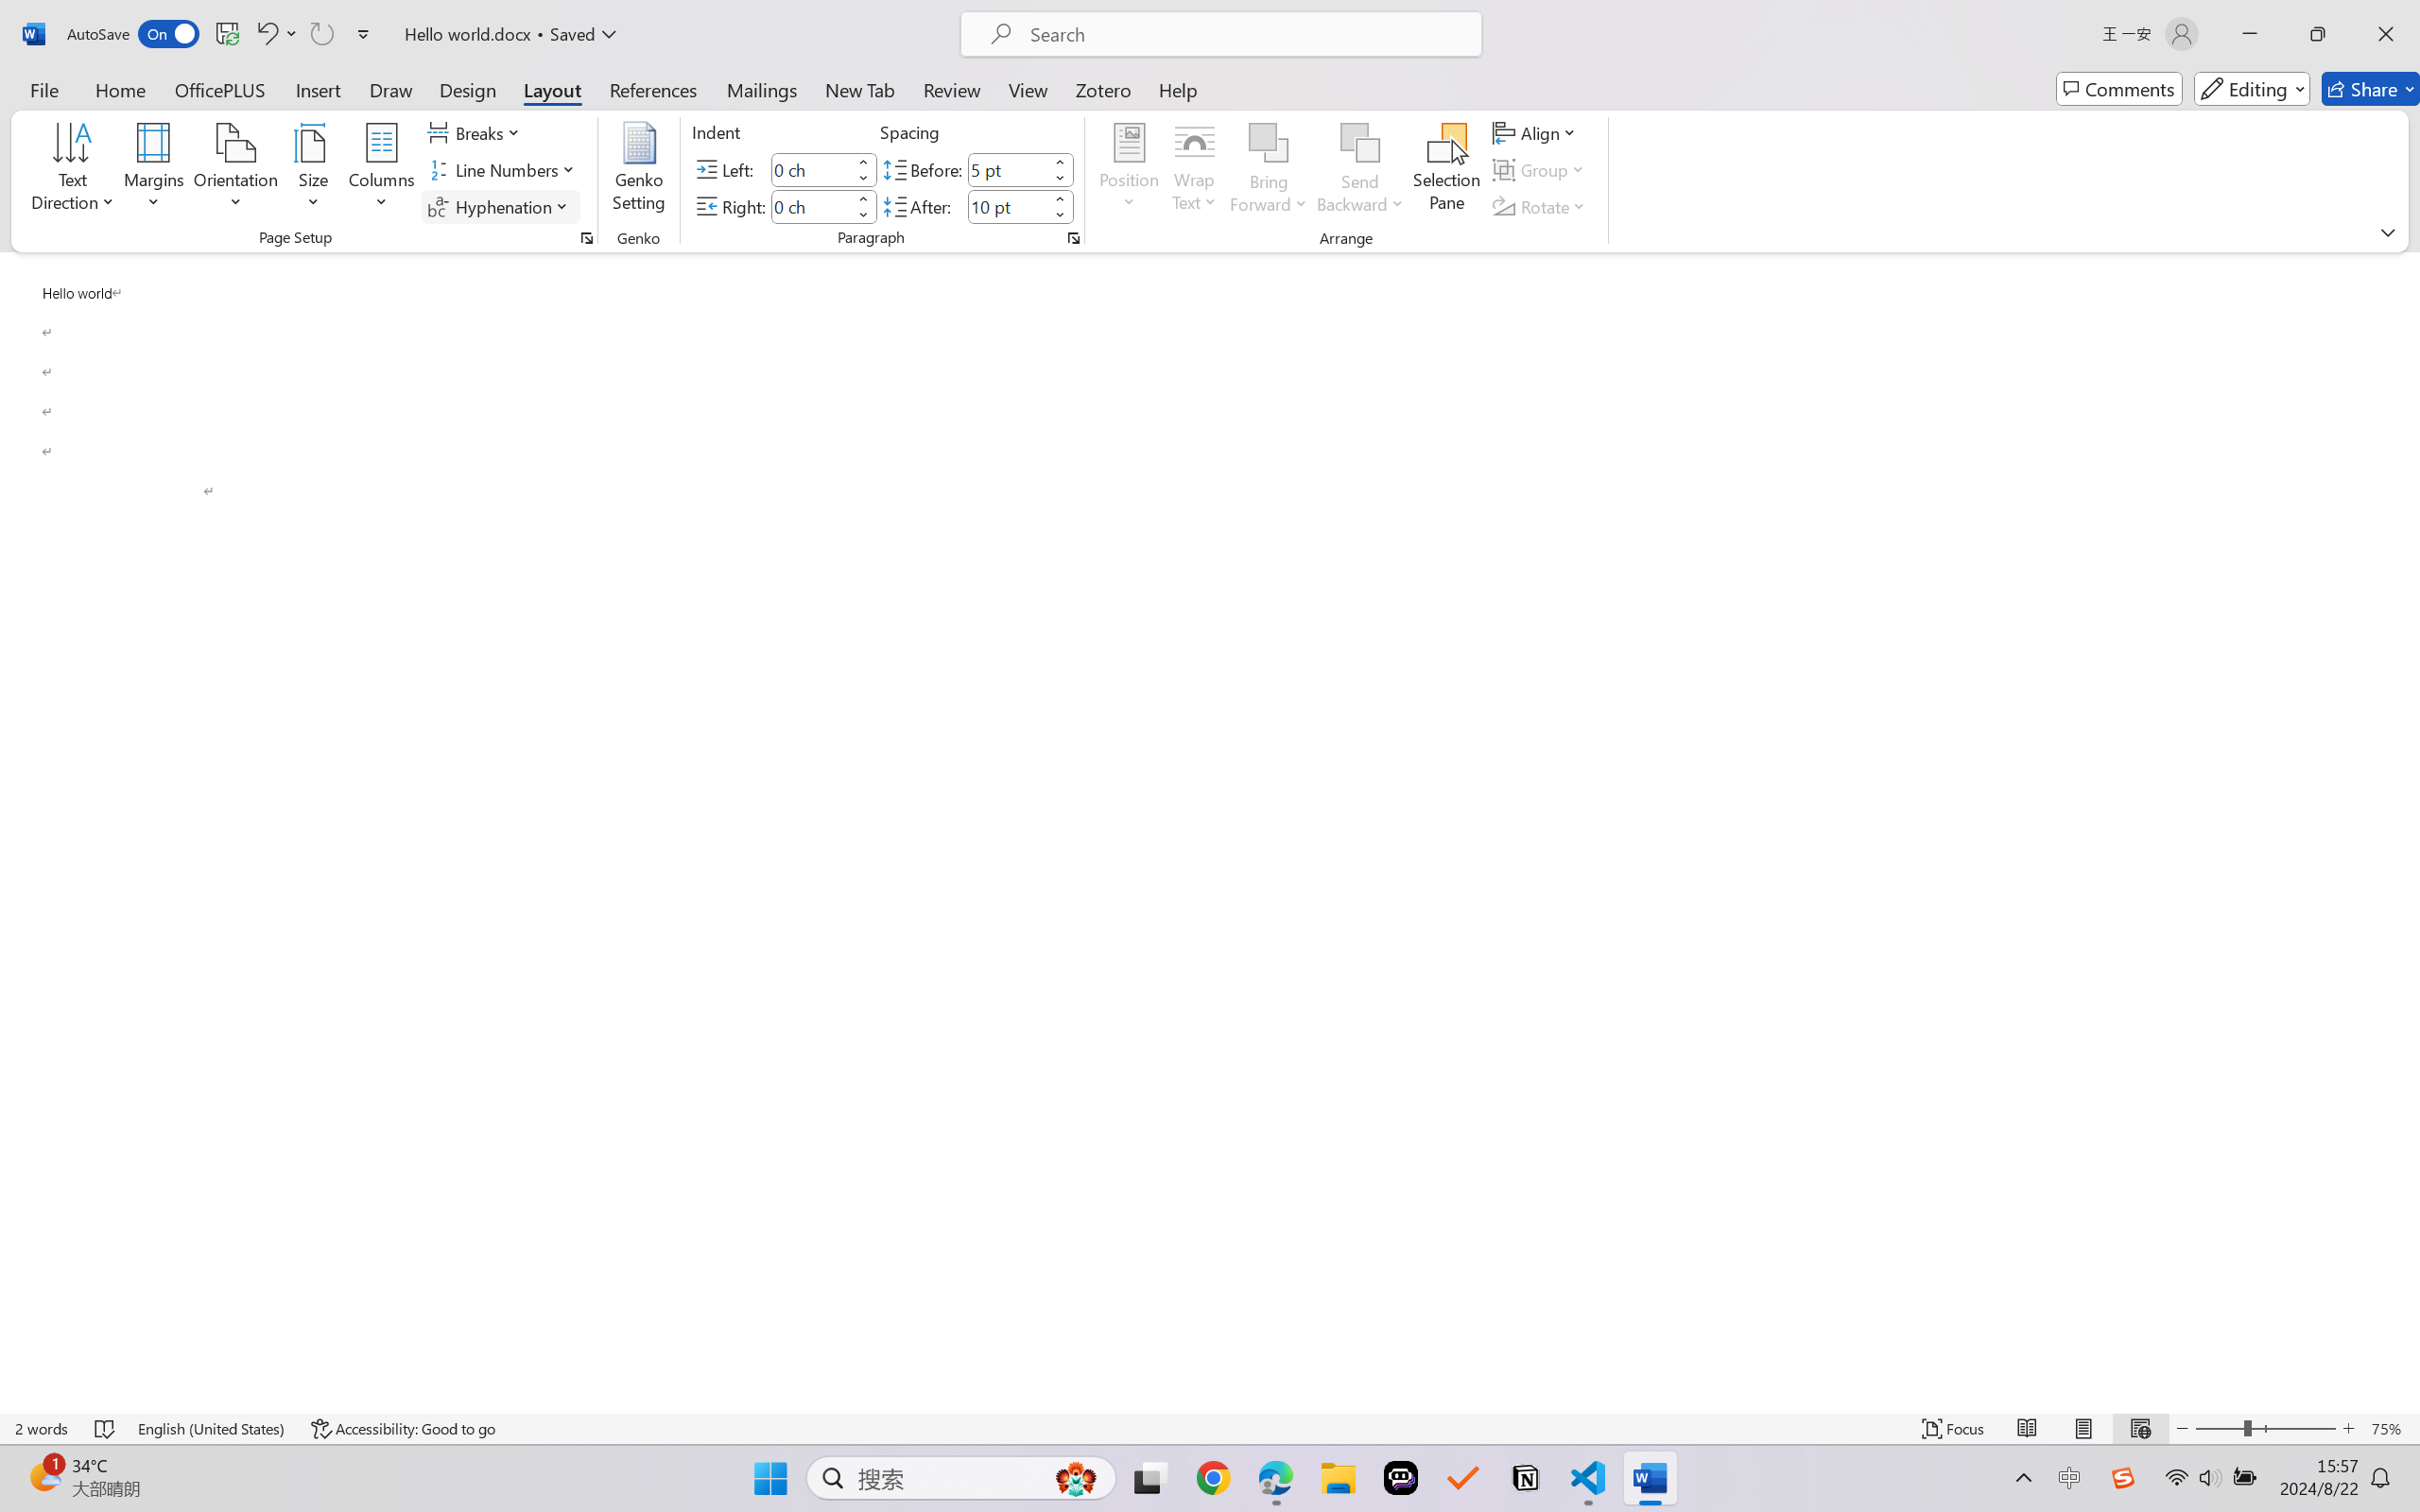 The image size is (2420, 1512). Describe the element at coordinates (121, 88) in the screenshot. I see `'Home'` at that location.